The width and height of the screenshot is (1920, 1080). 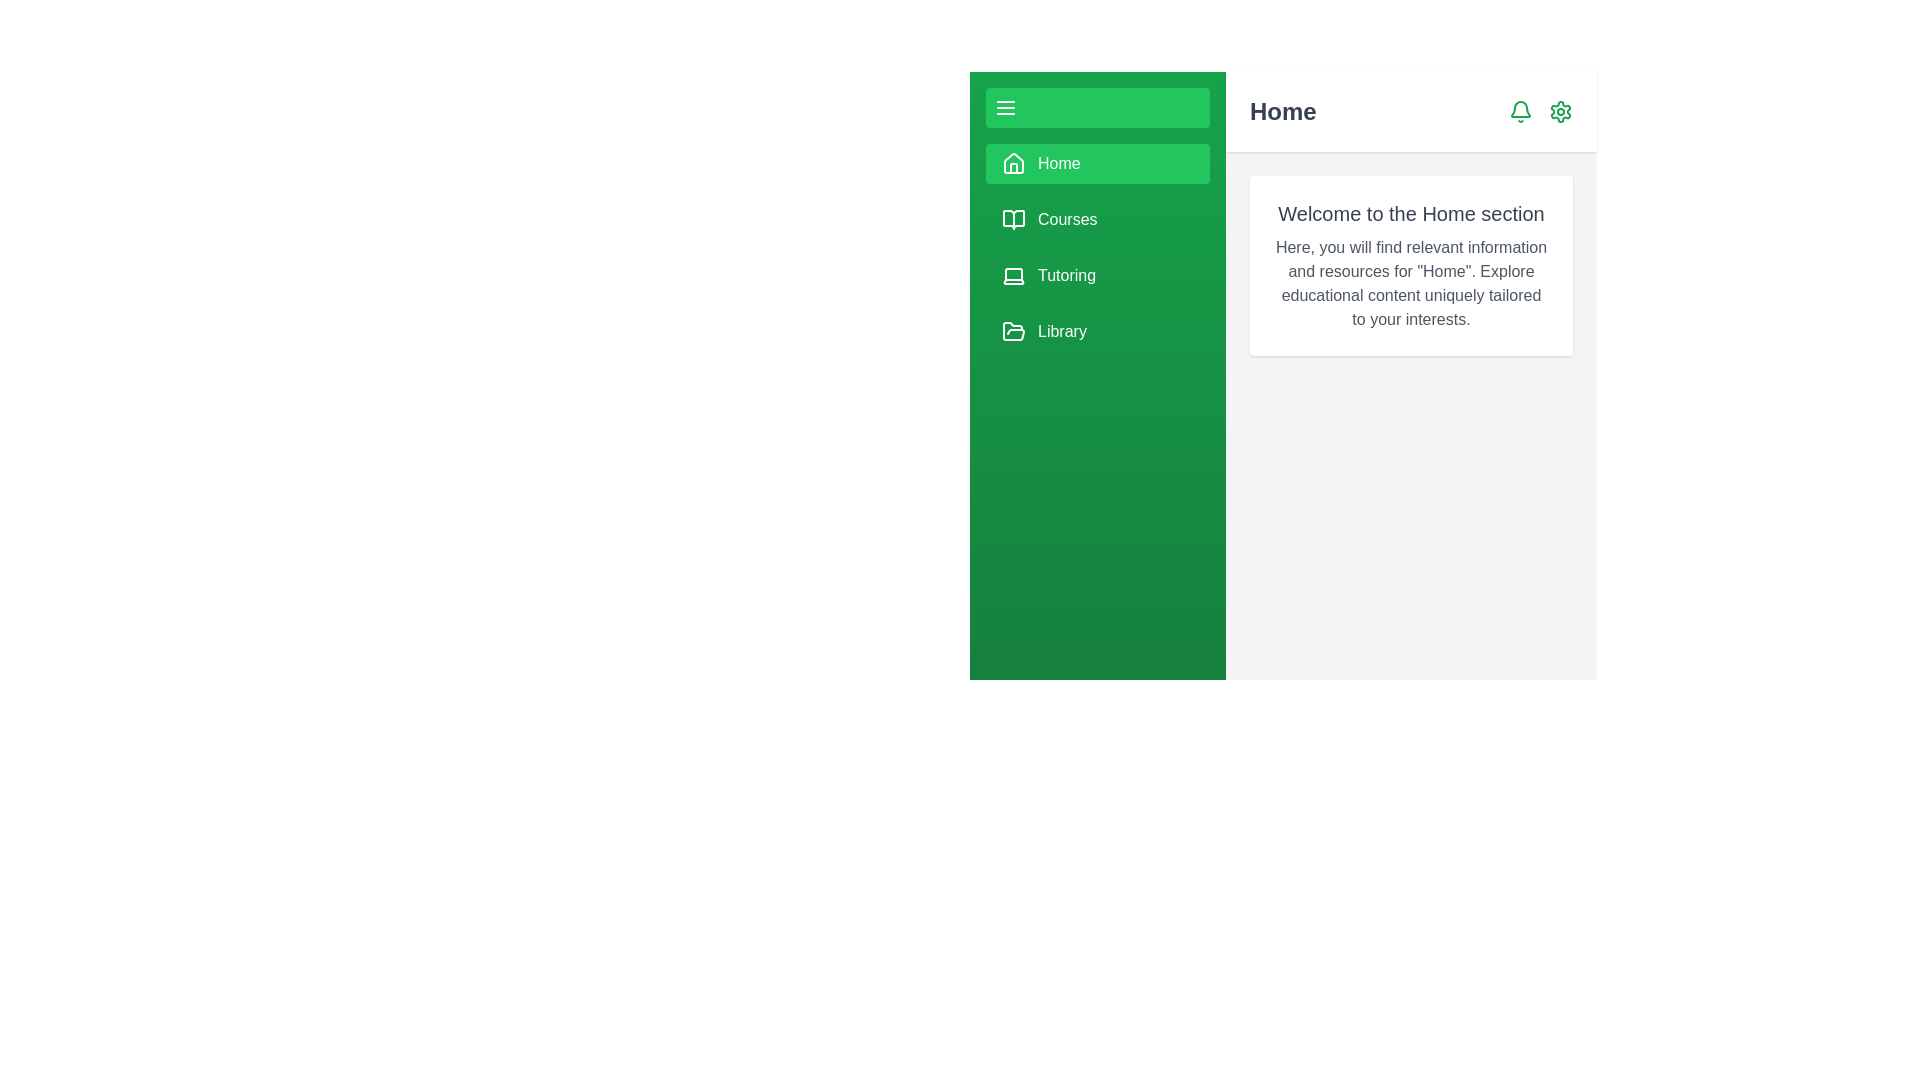 I want to click on the bell icon located in the top horizontal navigation bar, so click(x=1520, y=111).